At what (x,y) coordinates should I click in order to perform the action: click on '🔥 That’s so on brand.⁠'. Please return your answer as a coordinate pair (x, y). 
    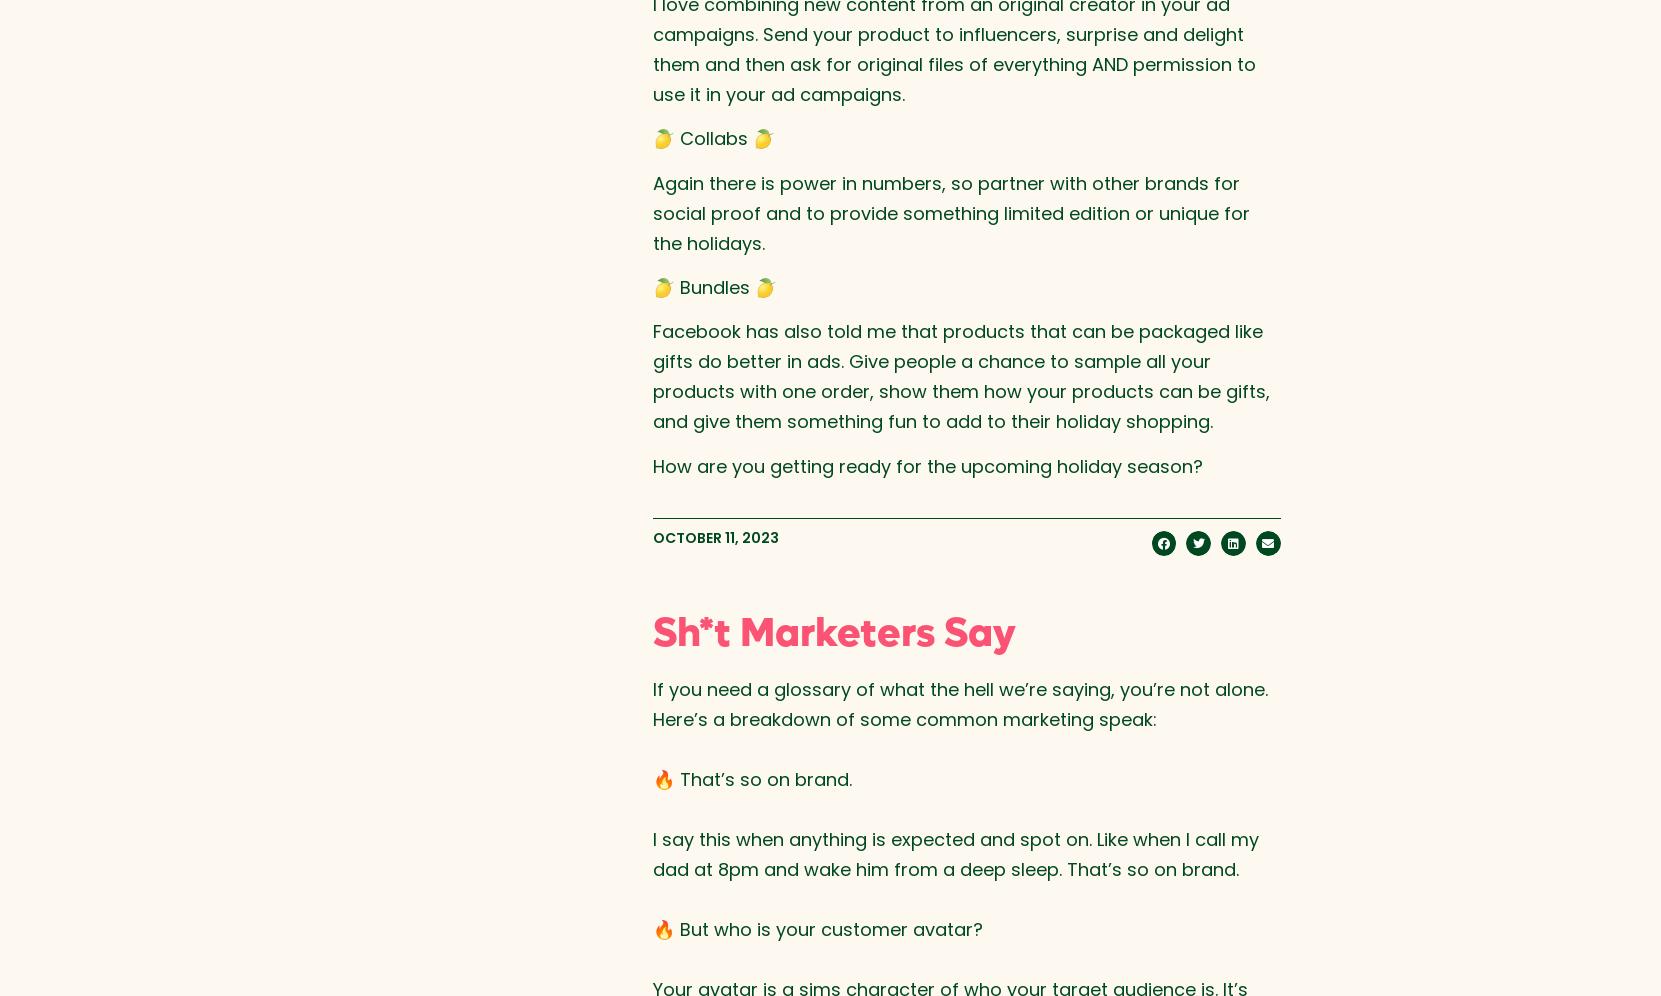
    Looking at the image, I should click on (651, 778).